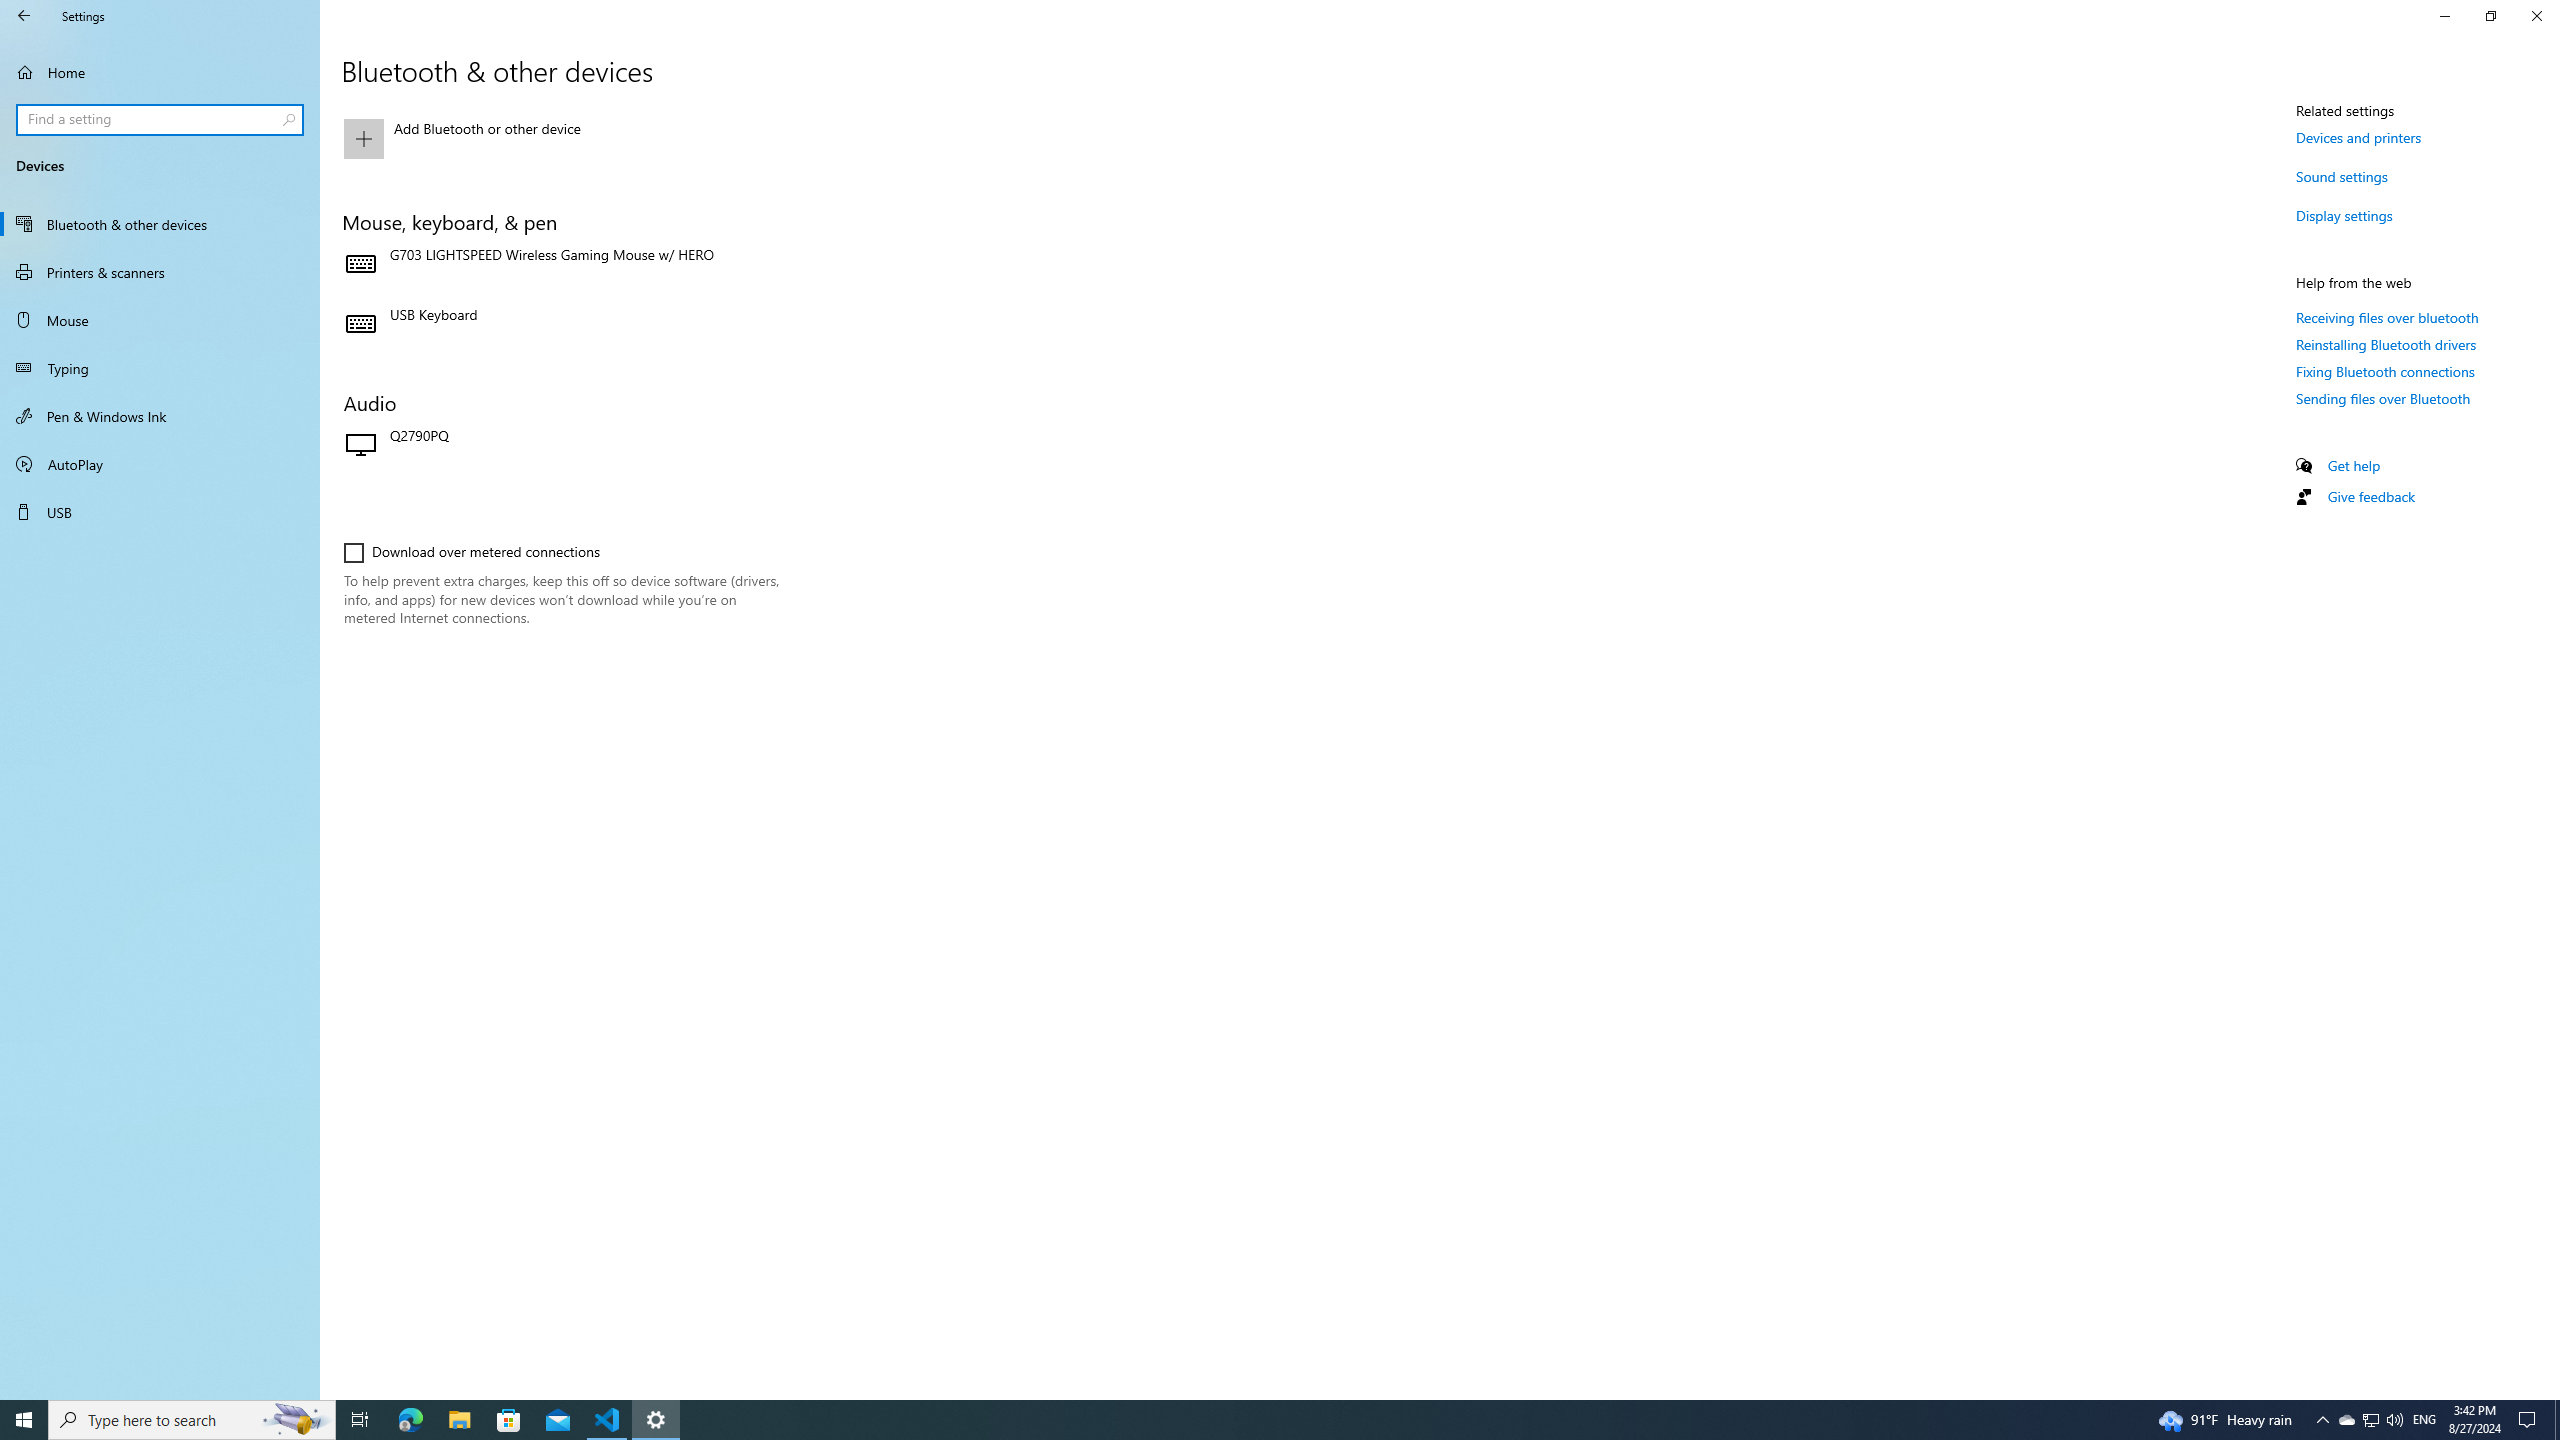 This screenshot has height=1440, width=2560. Describe the element at coordinates (2359, 137) in the screenshot. I see `'Devices and printers'` at that location.